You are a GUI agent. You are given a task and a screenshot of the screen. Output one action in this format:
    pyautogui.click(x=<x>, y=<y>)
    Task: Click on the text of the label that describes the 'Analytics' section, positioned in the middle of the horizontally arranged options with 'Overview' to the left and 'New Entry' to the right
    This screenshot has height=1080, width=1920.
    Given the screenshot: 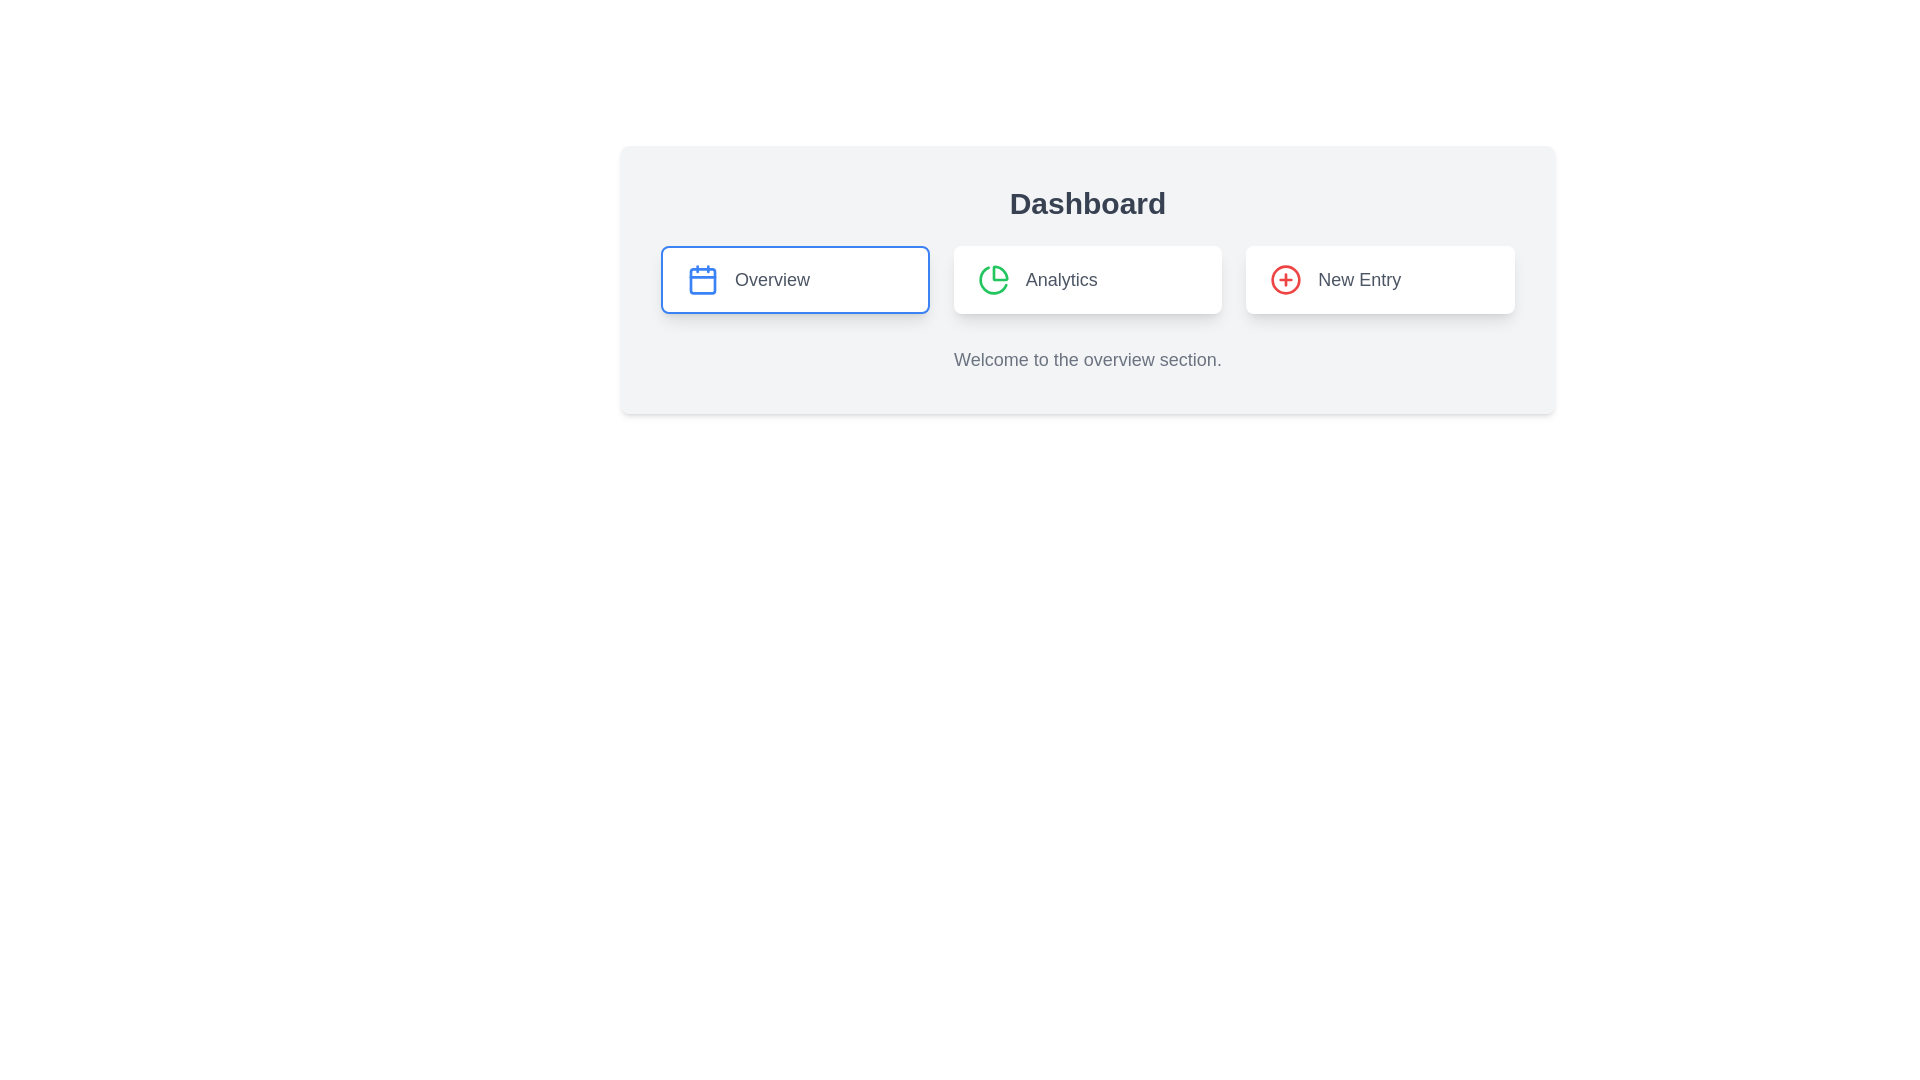 What is the action you would take?
    pyautogui.click(x=1060, y=280)
    